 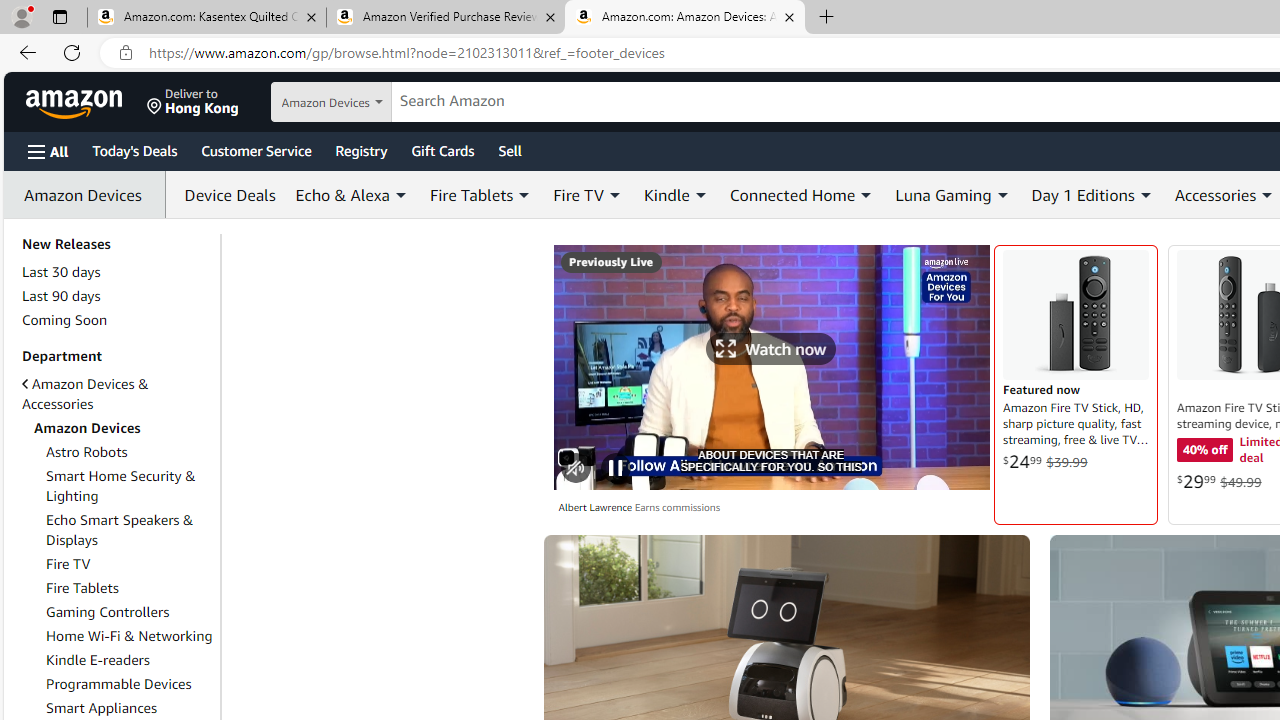 What do you see at coordinates (128, 706) in the screenshot?
I see `'Smart Appliances'` at bounding box center [128, 706].